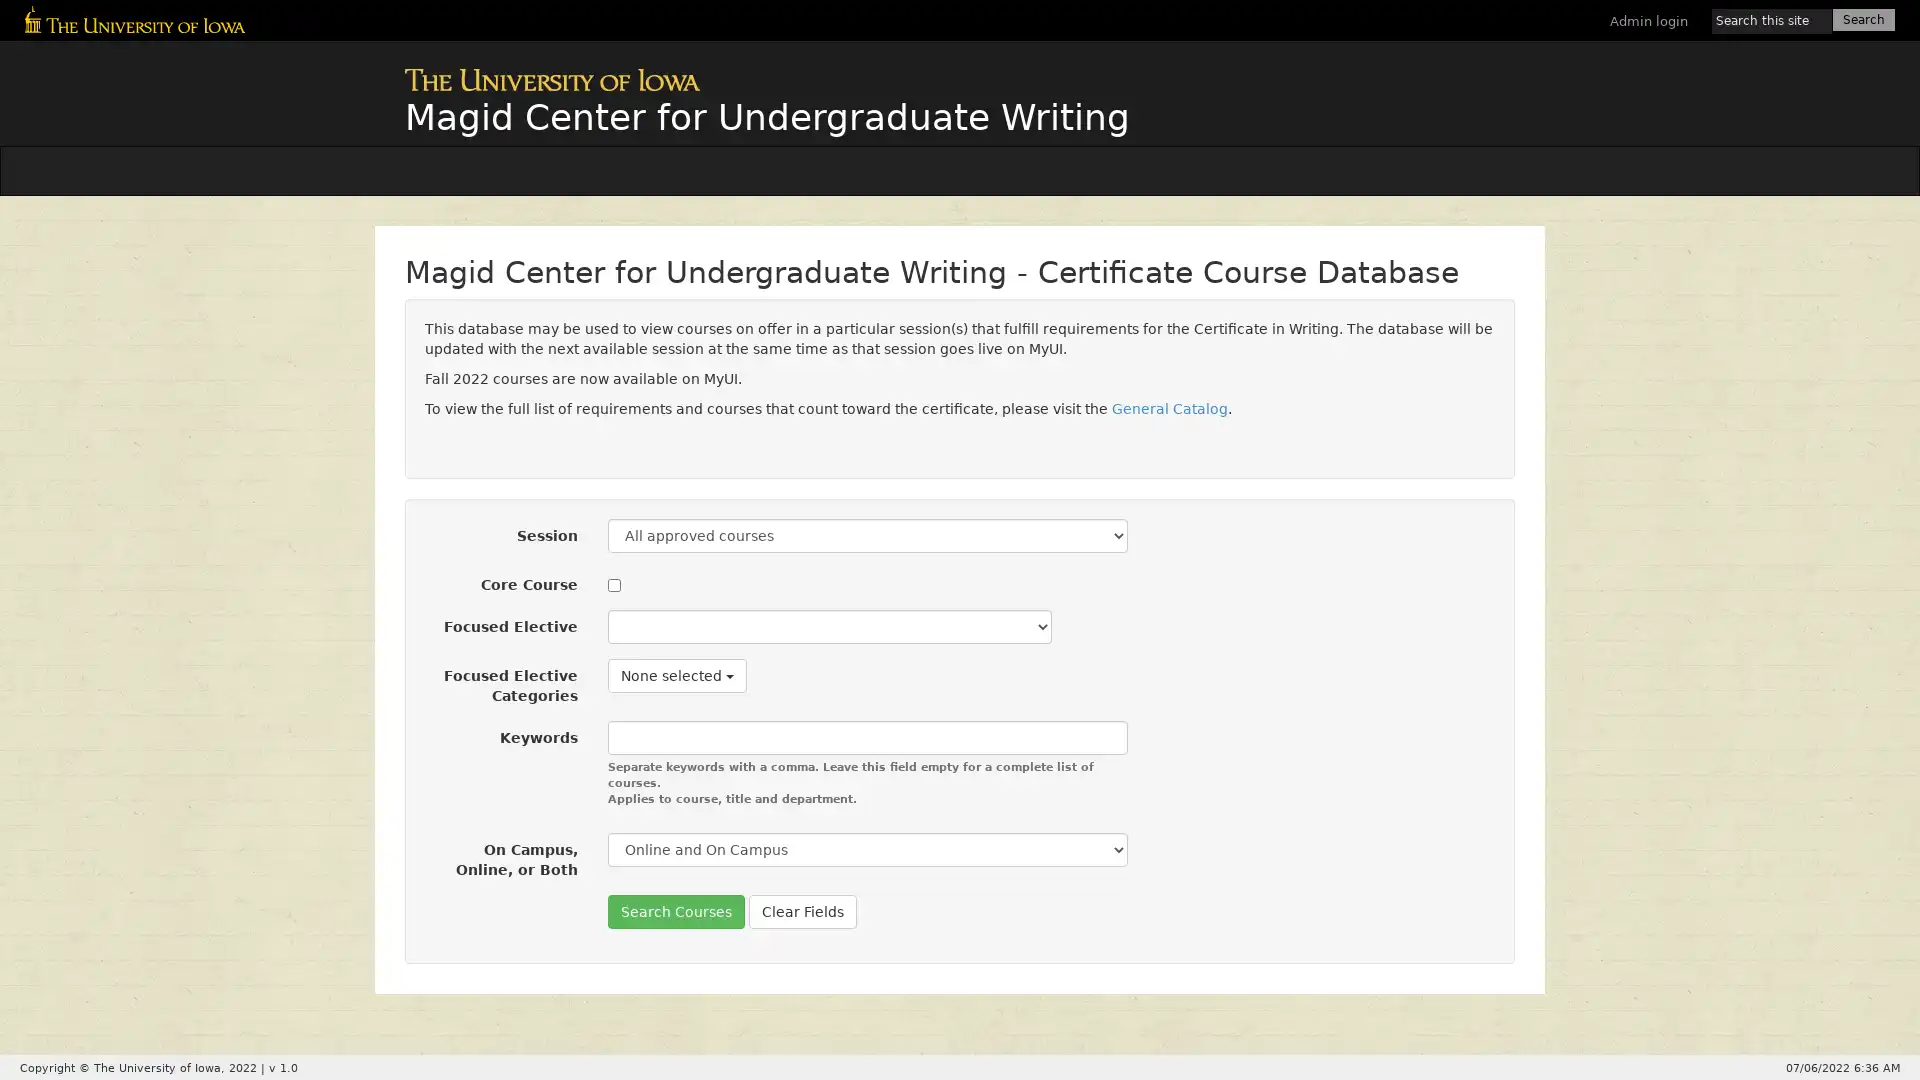 The width and height of the screenshot is (1920, 1080). What do you see at coordinates (802, 911) in the screenshot?
I see `Clear Fields` at bounding box center [802, 911].